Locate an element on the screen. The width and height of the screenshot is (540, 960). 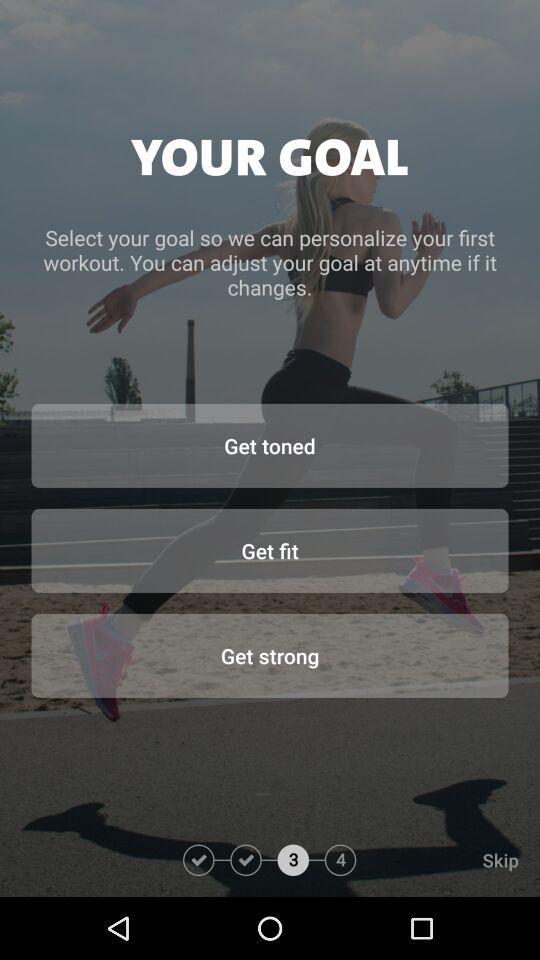
the item below get strong item is located at coordinates (448, 859).